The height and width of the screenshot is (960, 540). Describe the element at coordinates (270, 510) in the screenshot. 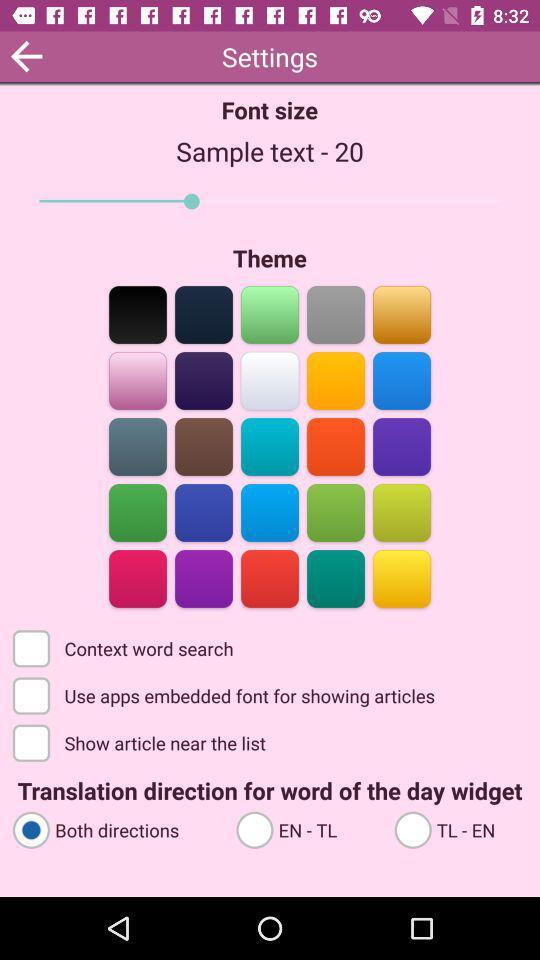

I see `theme color` at that location.